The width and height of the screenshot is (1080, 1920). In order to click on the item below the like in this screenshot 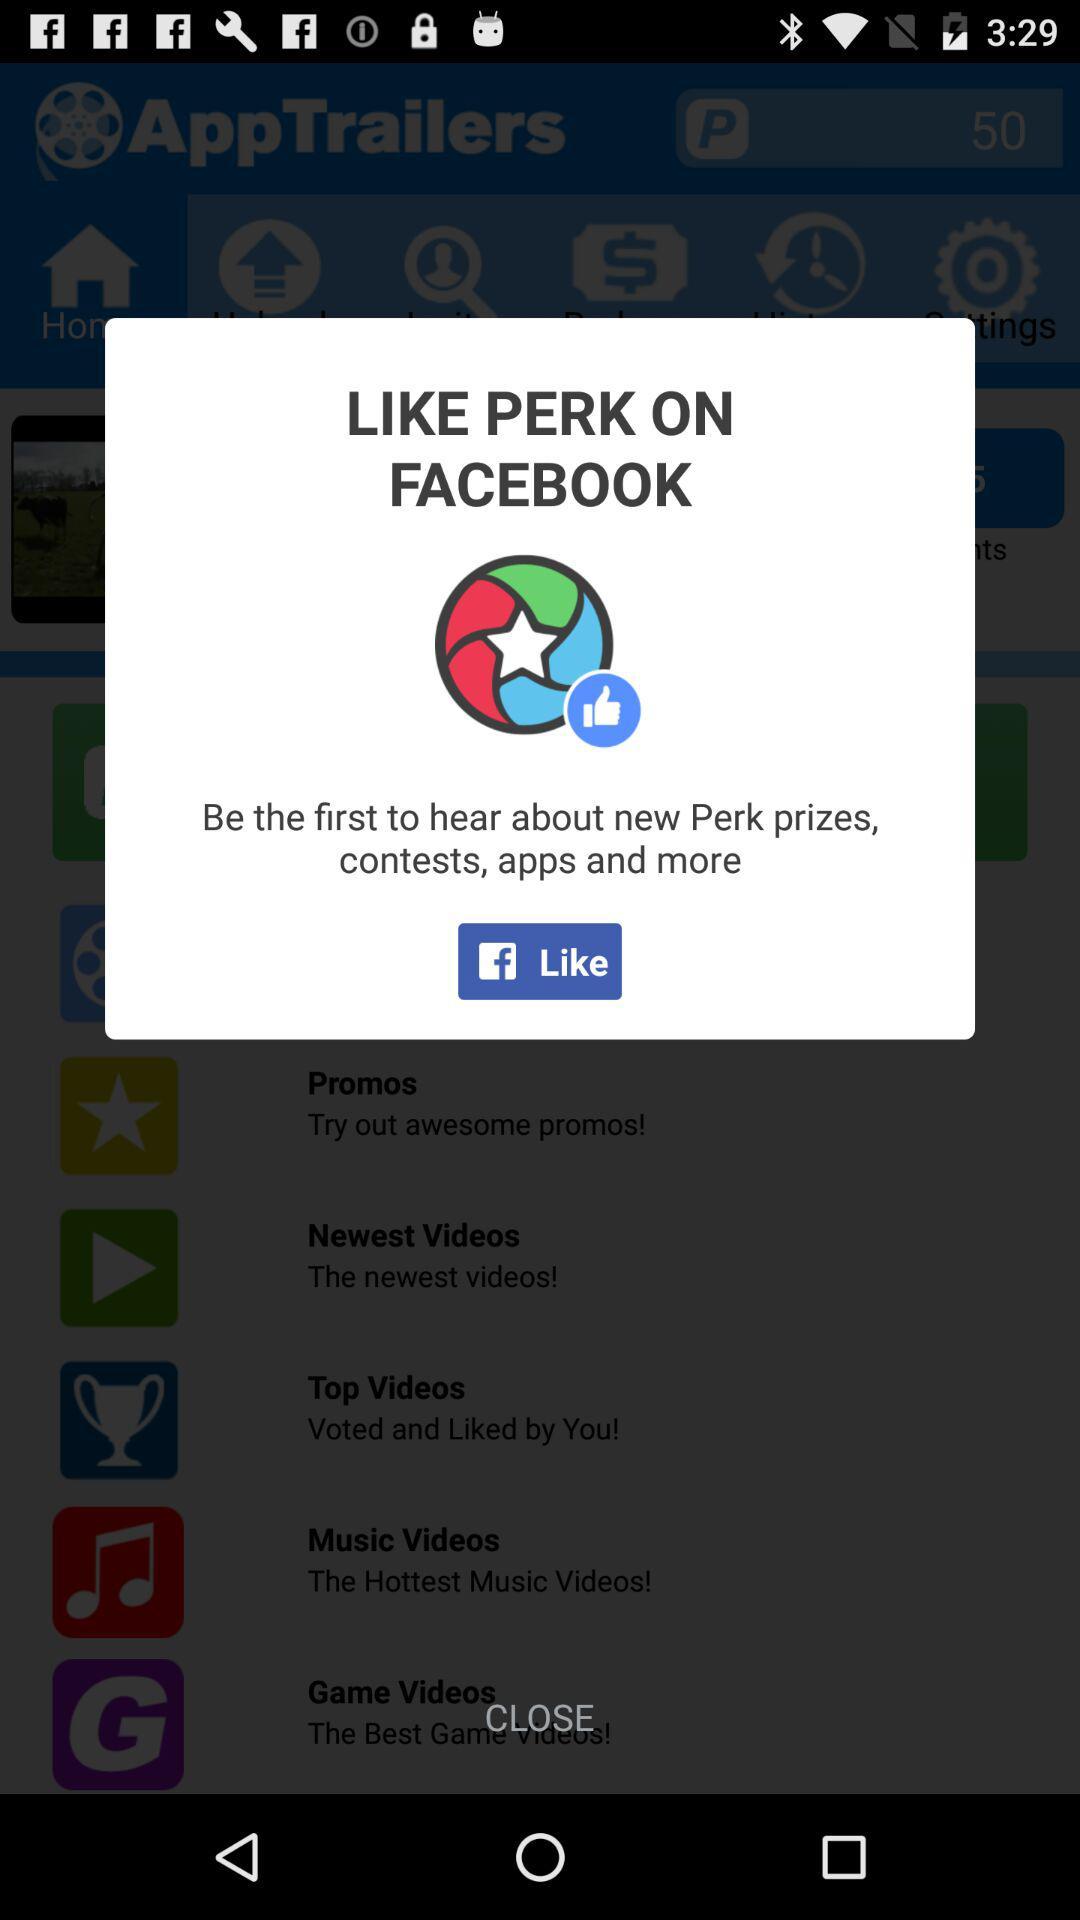, I will do `click(538, 1715)`.